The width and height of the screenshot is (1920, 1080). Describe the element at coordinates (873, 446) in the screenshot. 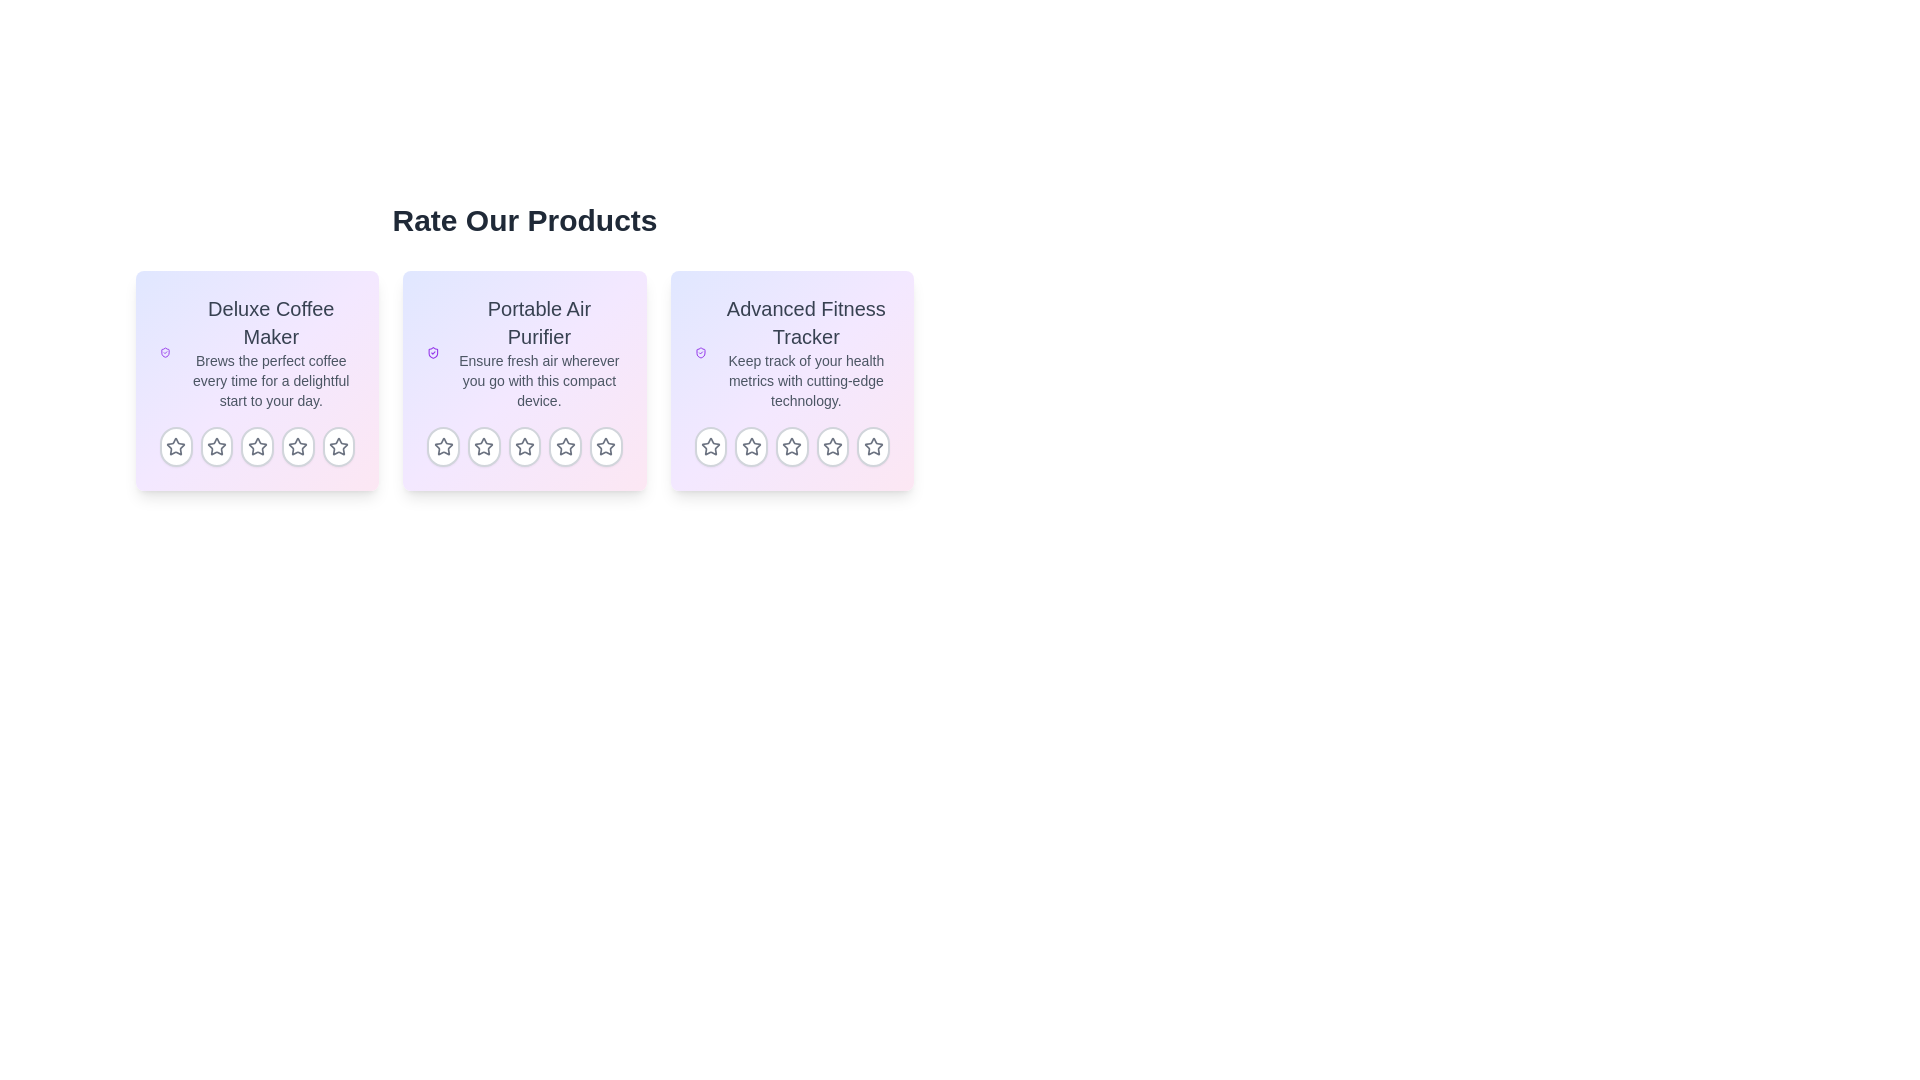

I see `the fifth star button in the star-based rating system` at that location.